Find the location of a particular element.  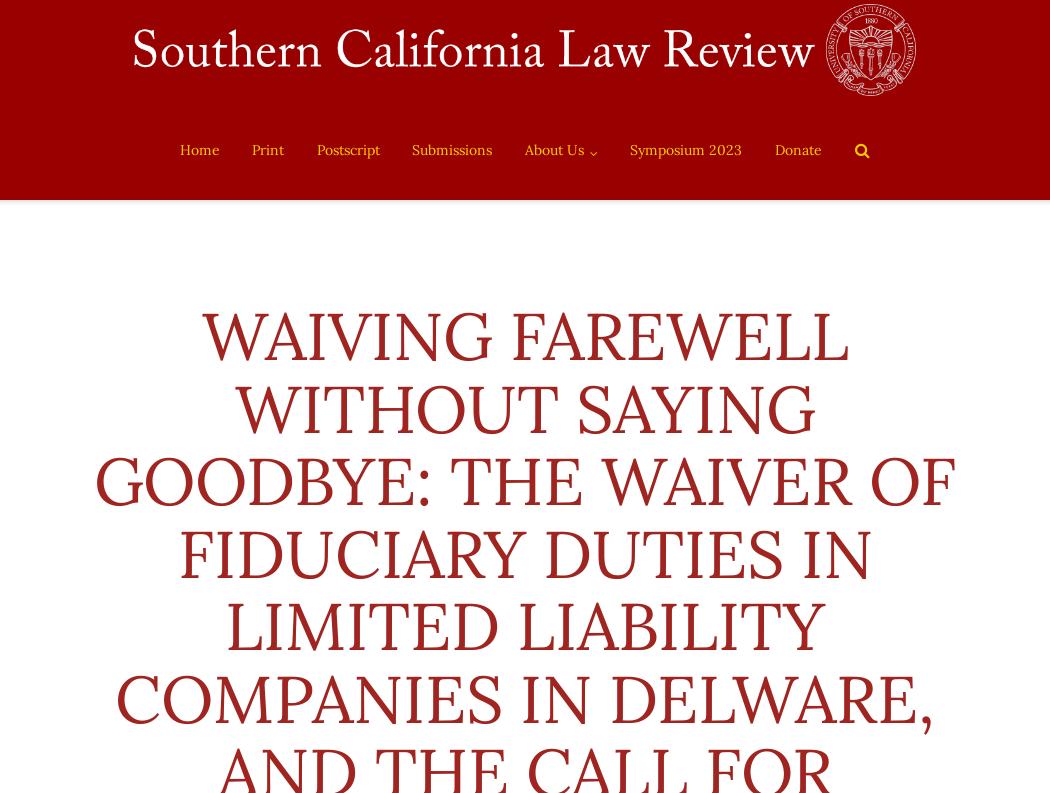

'Donate' is located at coordinates (796, 150).